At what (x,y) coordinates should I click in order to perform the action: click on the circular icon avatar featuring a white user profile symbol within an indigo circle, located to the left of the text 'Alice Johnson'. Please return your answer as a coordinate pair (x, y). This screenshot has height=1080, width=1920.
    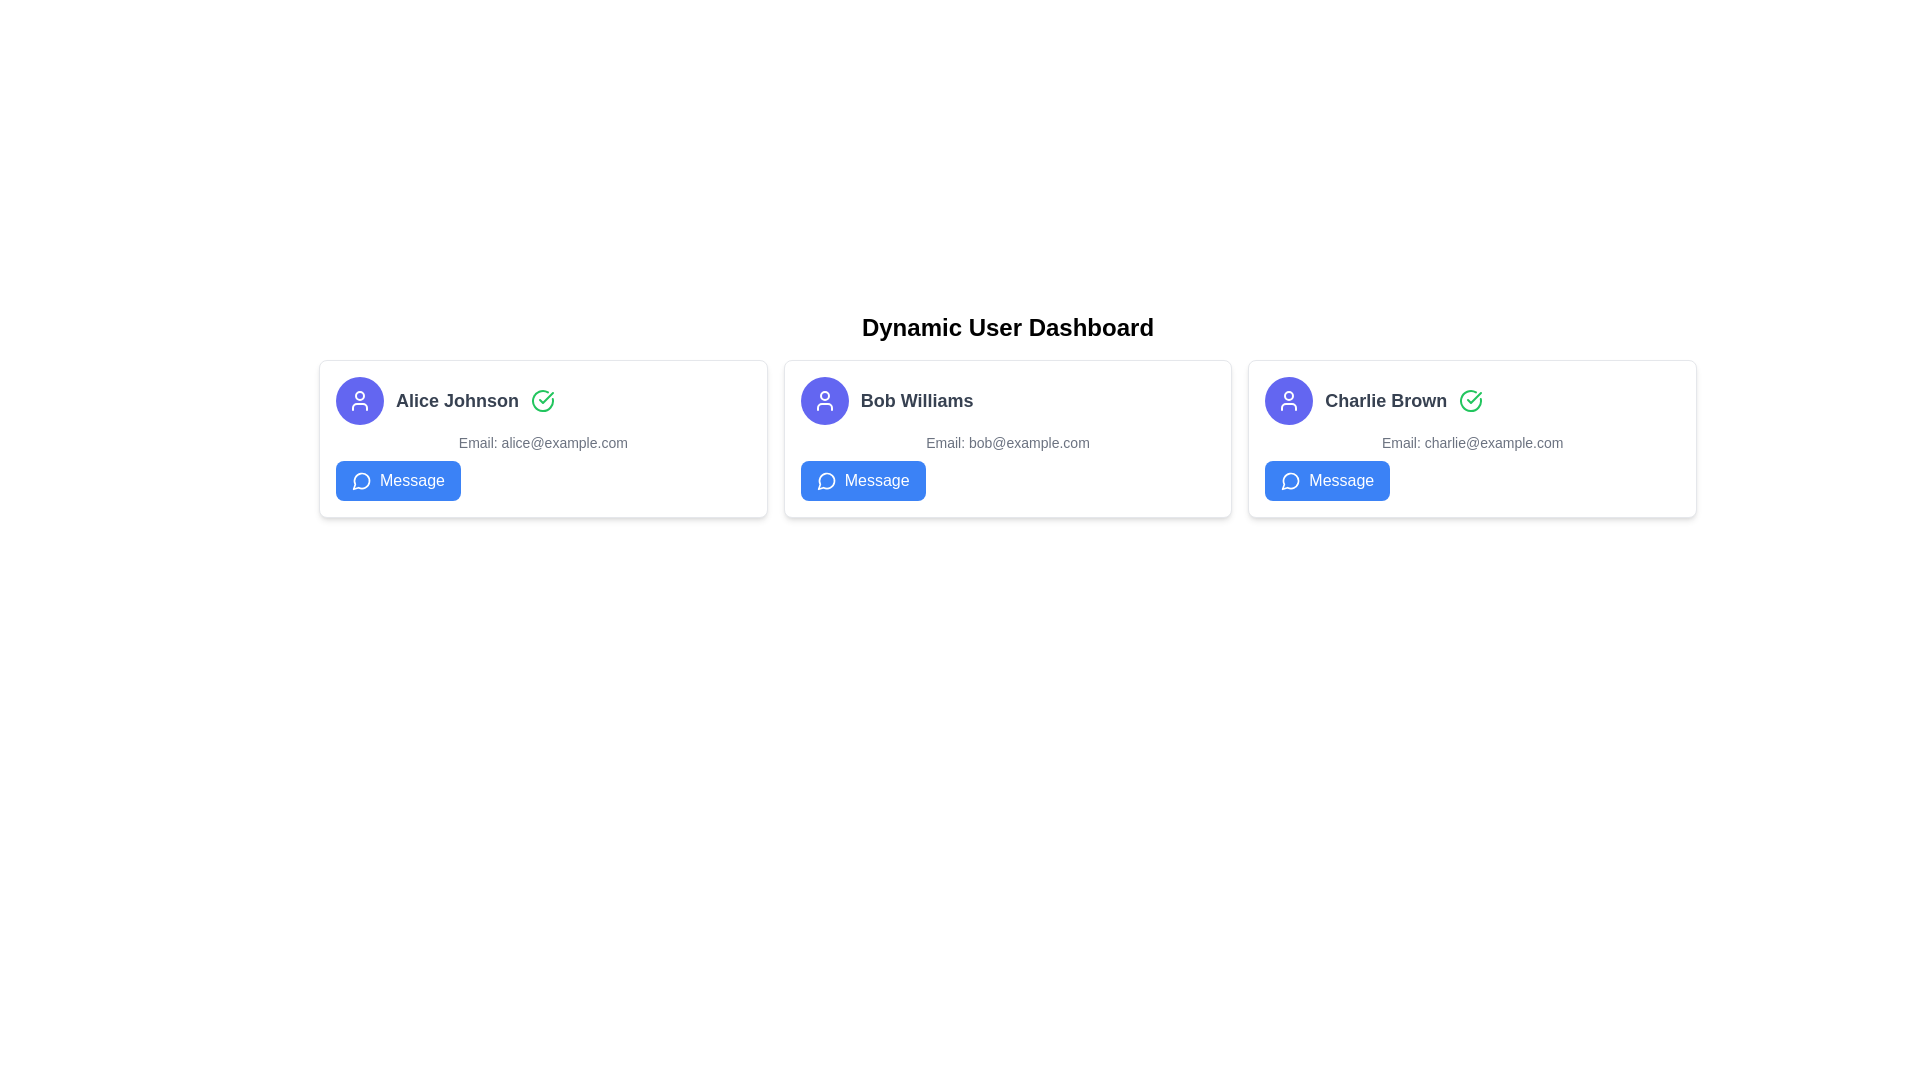
    Looking at the image, I should click on (360, 401).